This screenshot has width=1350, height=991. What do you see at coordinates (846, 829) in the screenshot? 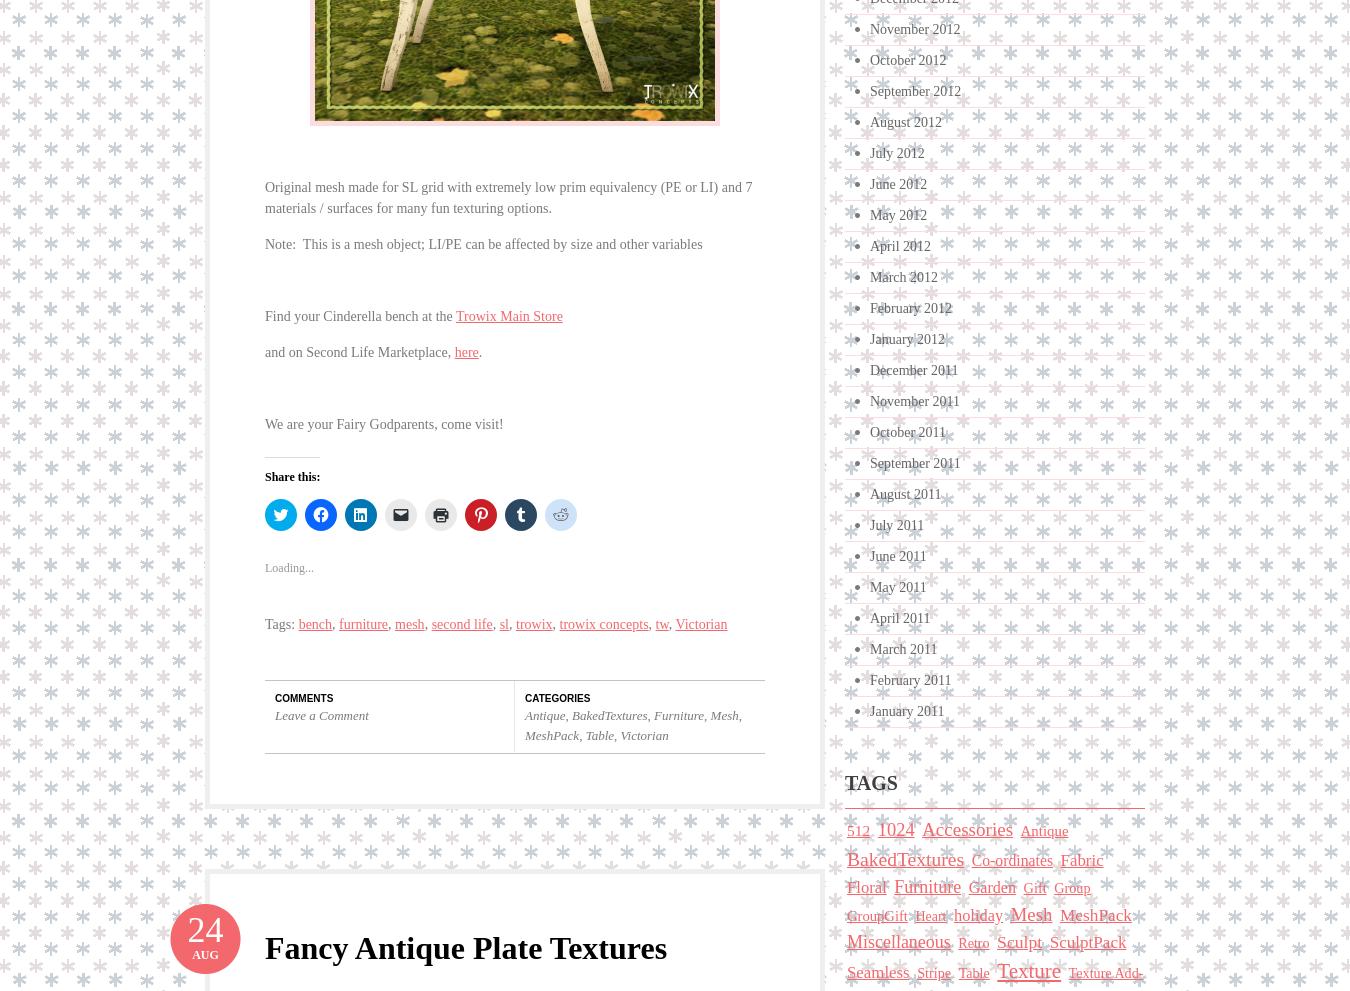
I see `'512'` at bounding box center [846, 829].